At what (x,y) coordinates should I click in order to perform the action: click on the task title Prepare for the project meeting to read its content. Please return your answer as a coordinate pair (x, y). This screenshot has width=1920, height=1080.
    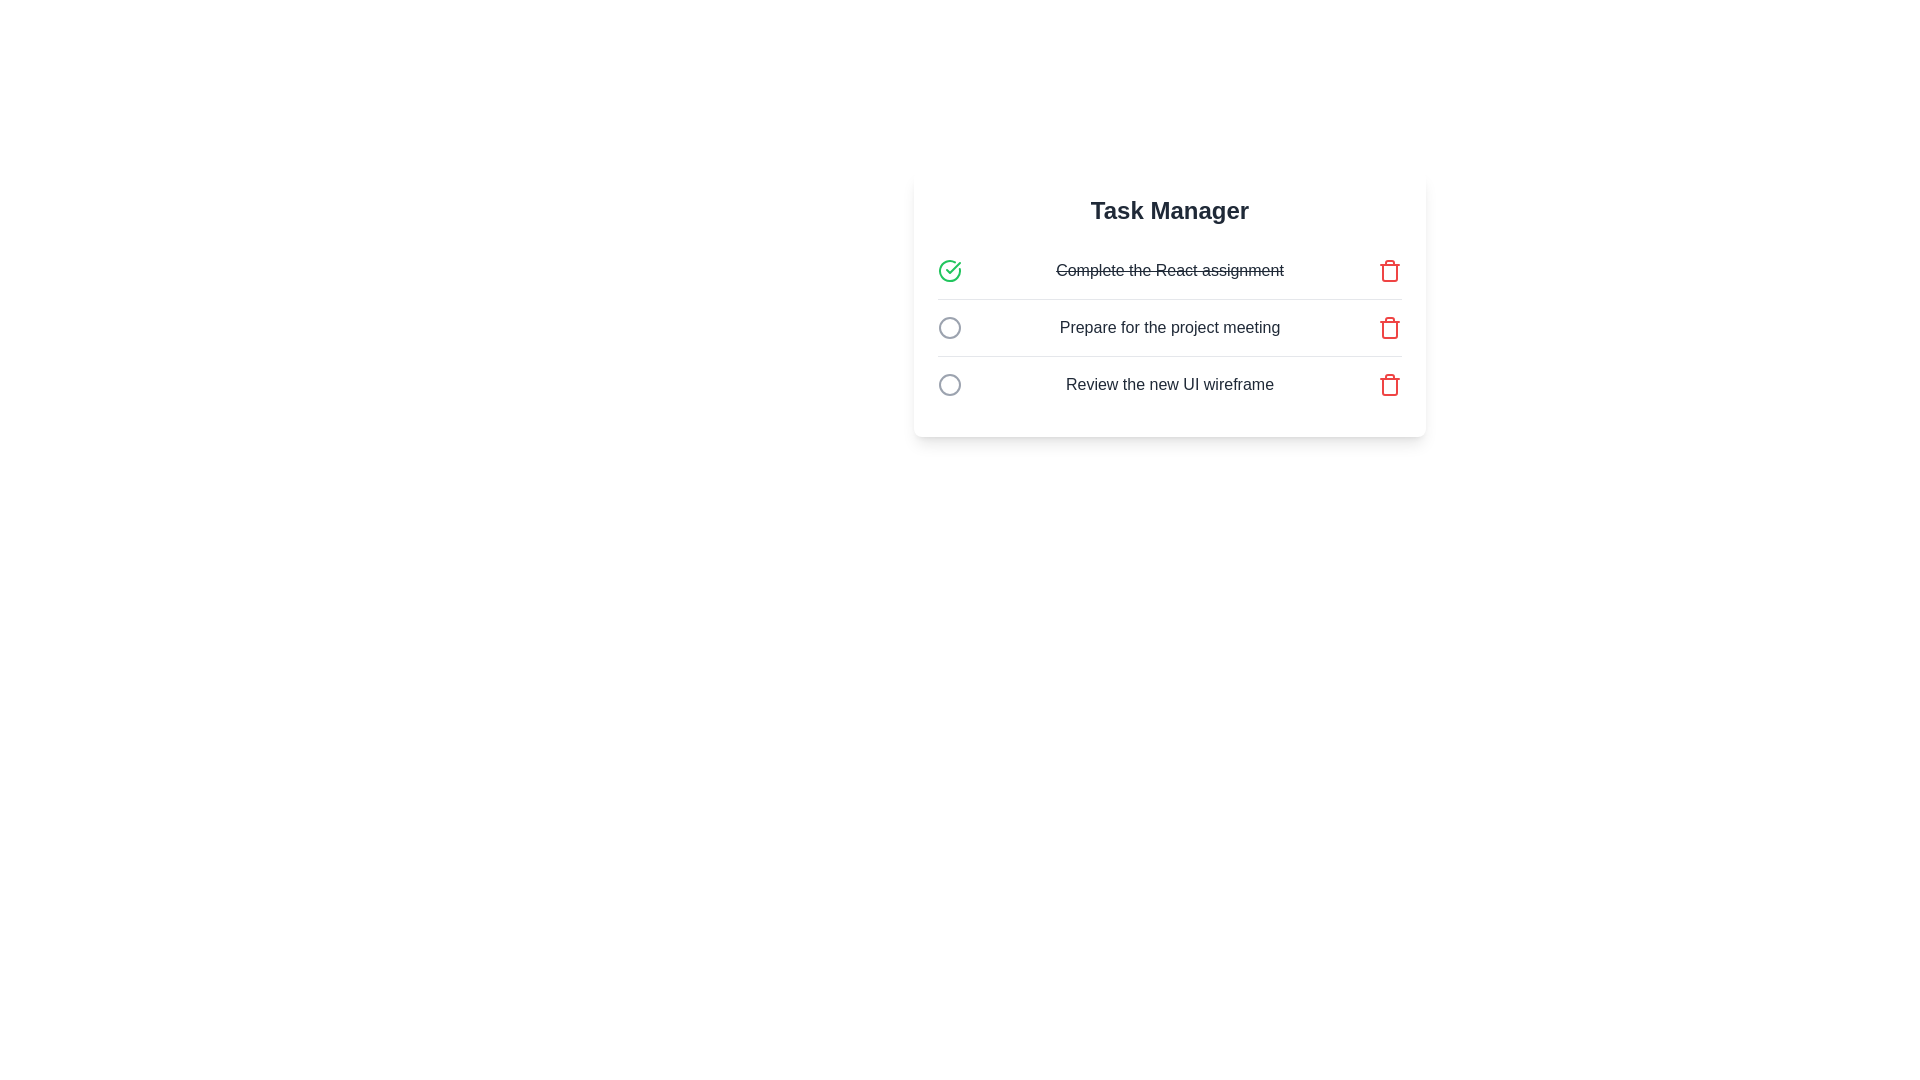
    Looking at the image, I should click on (1170, 326).